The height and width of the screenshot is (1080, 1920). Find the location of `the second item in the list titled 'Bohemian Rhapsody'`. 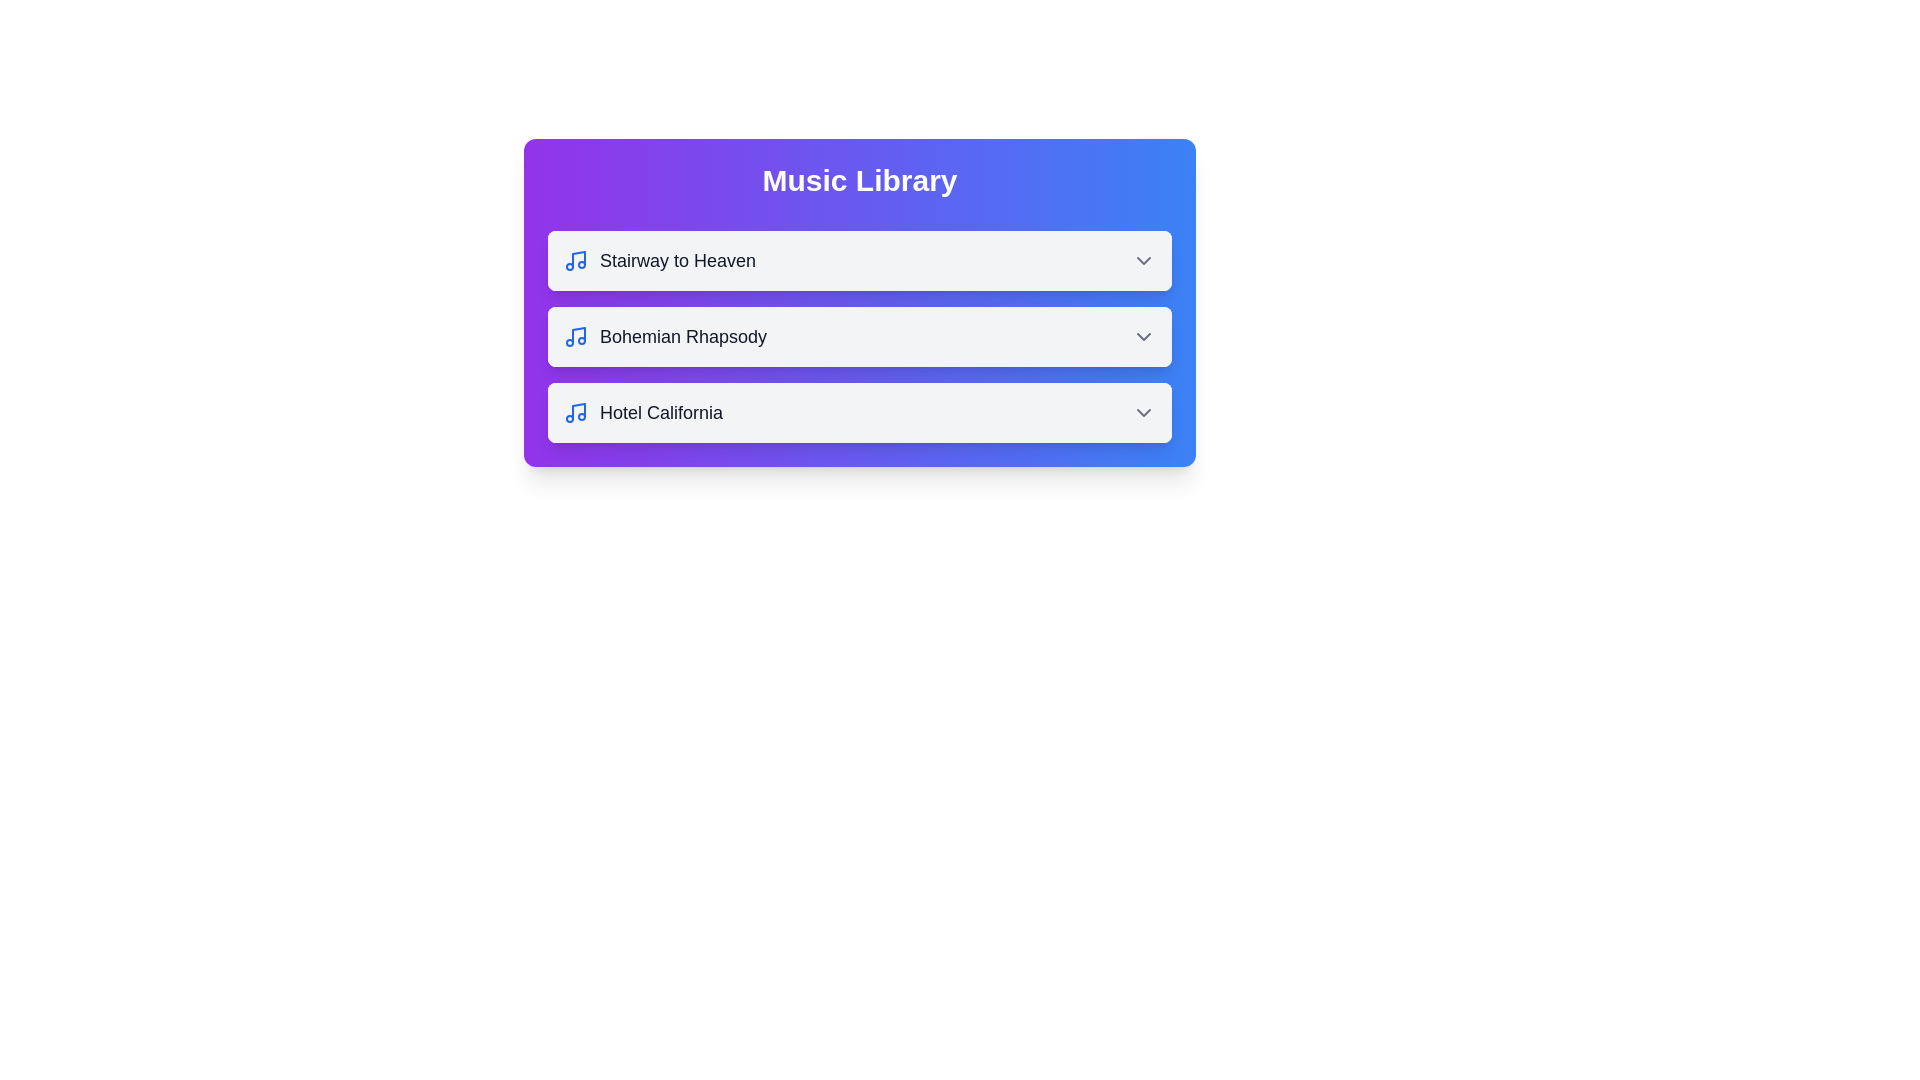

the second item in the list titled 'Bohemian Rhapsody' is located at coordinates (859, 335).